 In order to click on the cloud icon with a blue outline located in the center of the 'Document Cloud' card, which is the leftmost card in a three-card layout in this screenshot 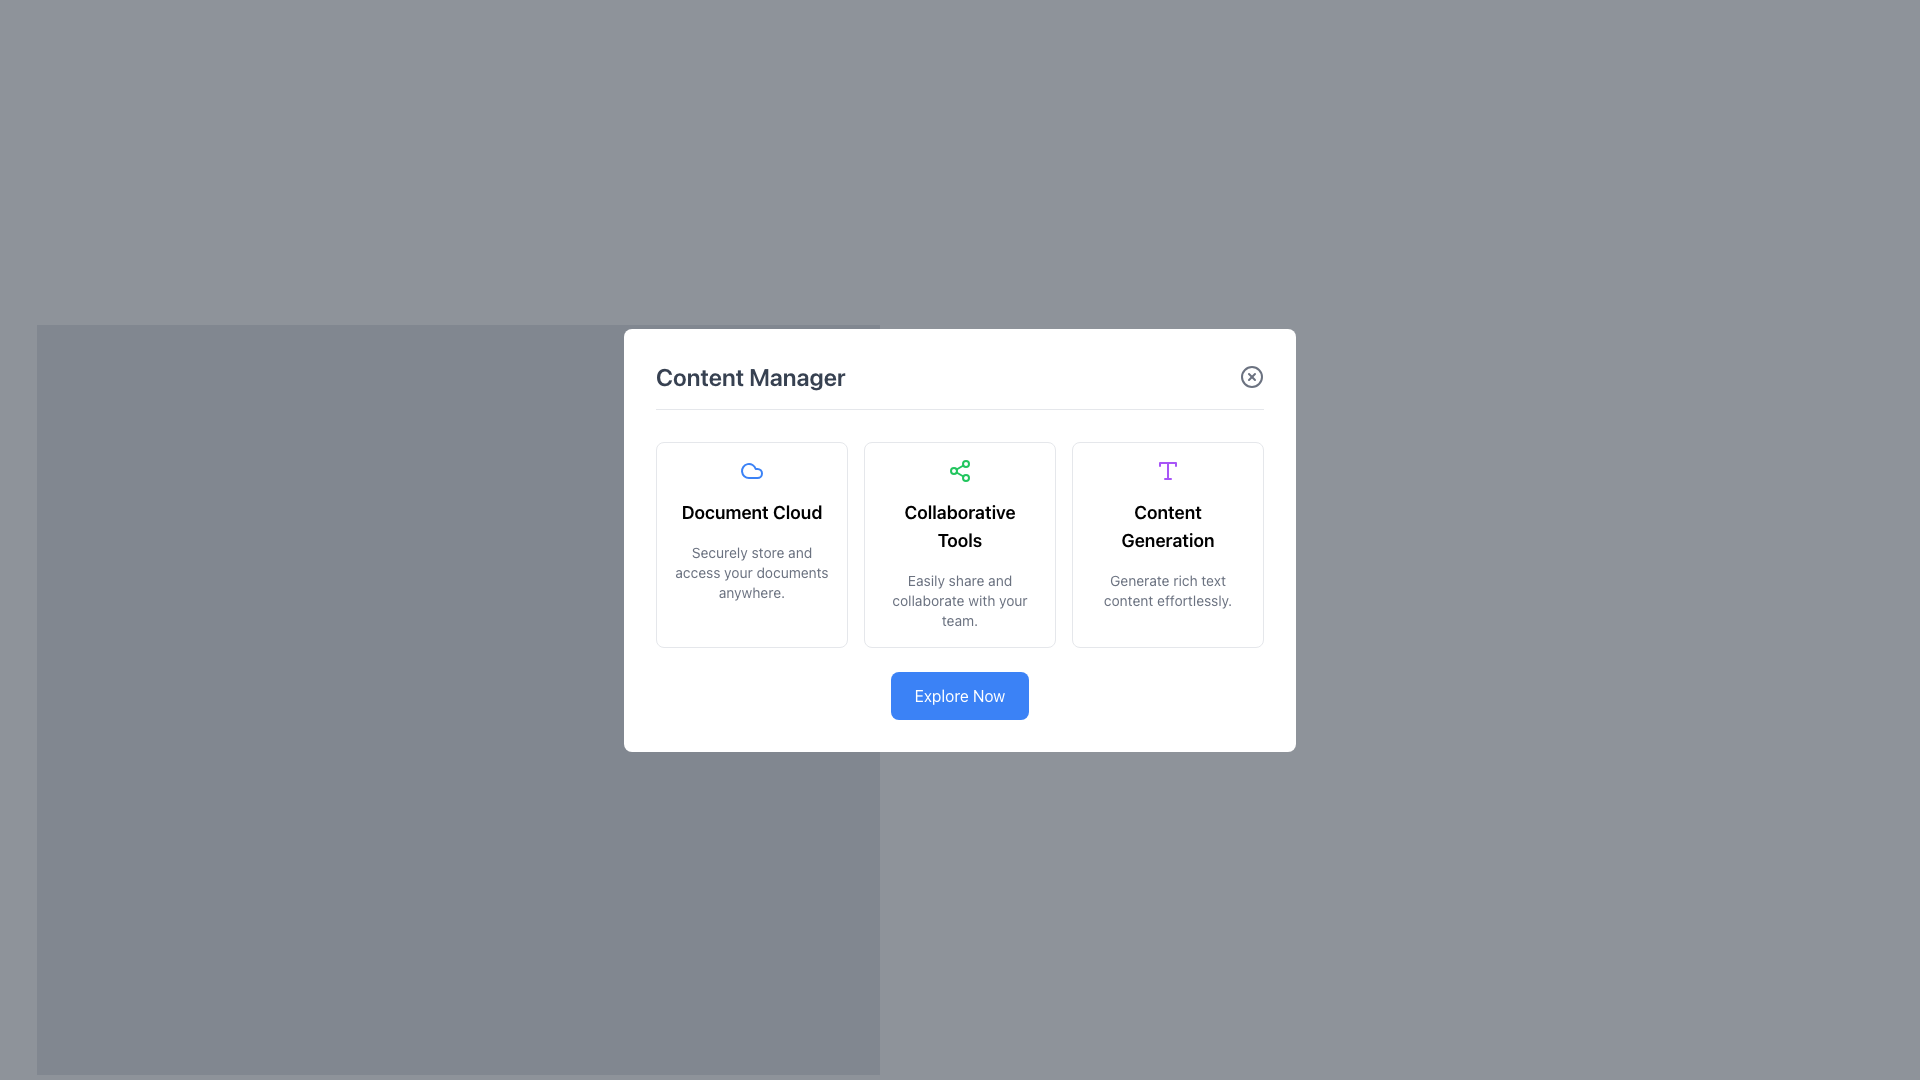, I will do `click(751, 470)`.